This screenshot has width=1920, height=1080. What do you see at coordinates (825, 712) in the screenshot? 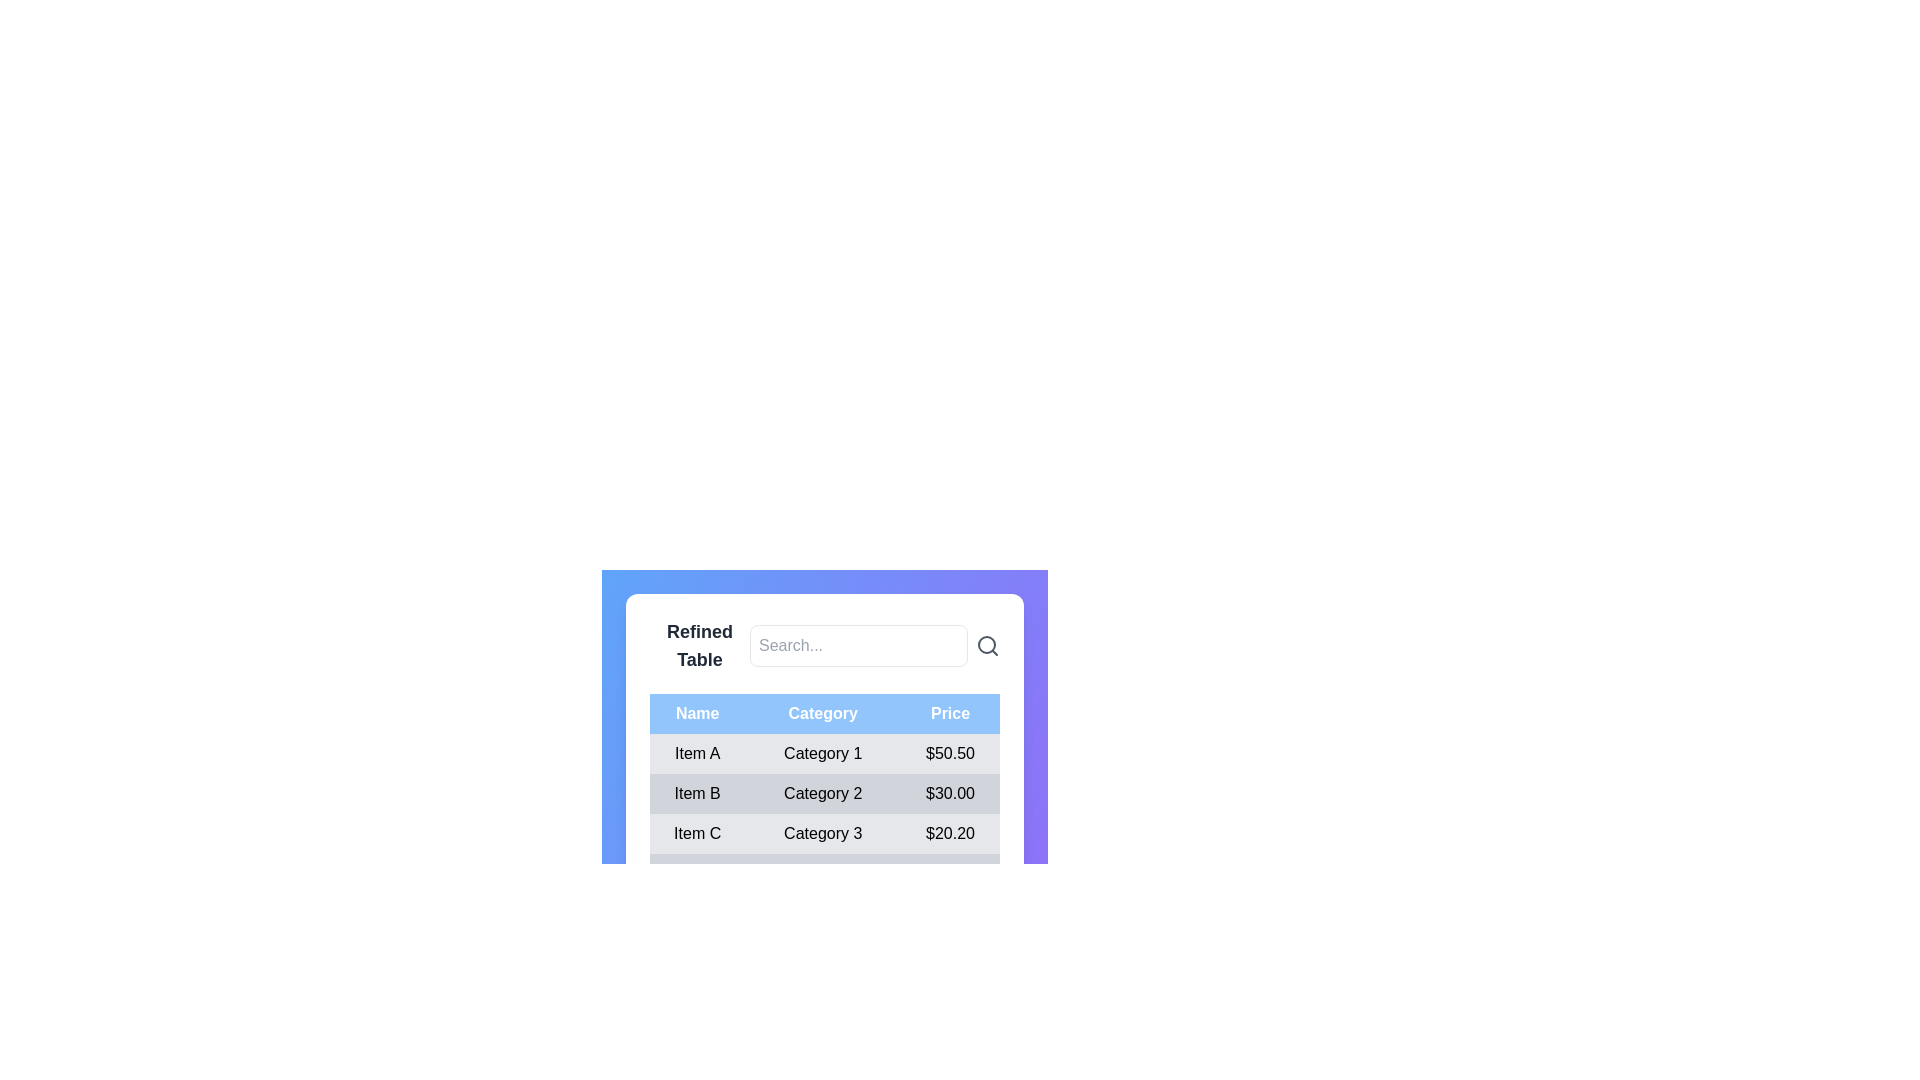
I see `the Table Header Row which includes the labels 'Name,' 'Category,' and 'Price' for the respective columns of the table` at bounding box center [825, 712].